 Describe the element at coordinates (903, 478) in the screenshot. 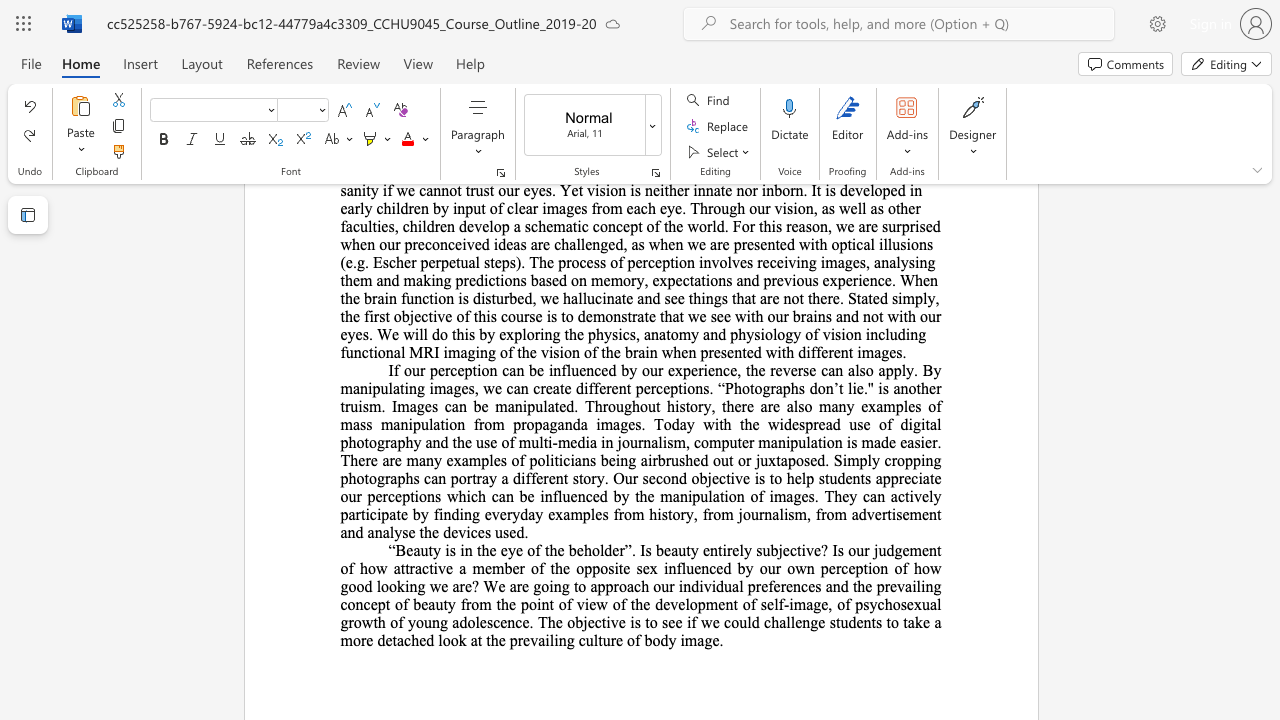

I see `the subset text "eciate our perceptions which can be influenced by th" within the text "osed. Simply cropping photographs can portray a different story. Our second objective is to help students appreciate our perceptions which can be influenced by the manipulation of images. They can actively participate by finding everyday examples from history, from journalism, from advertisement and analyse the devices used."` at that location.